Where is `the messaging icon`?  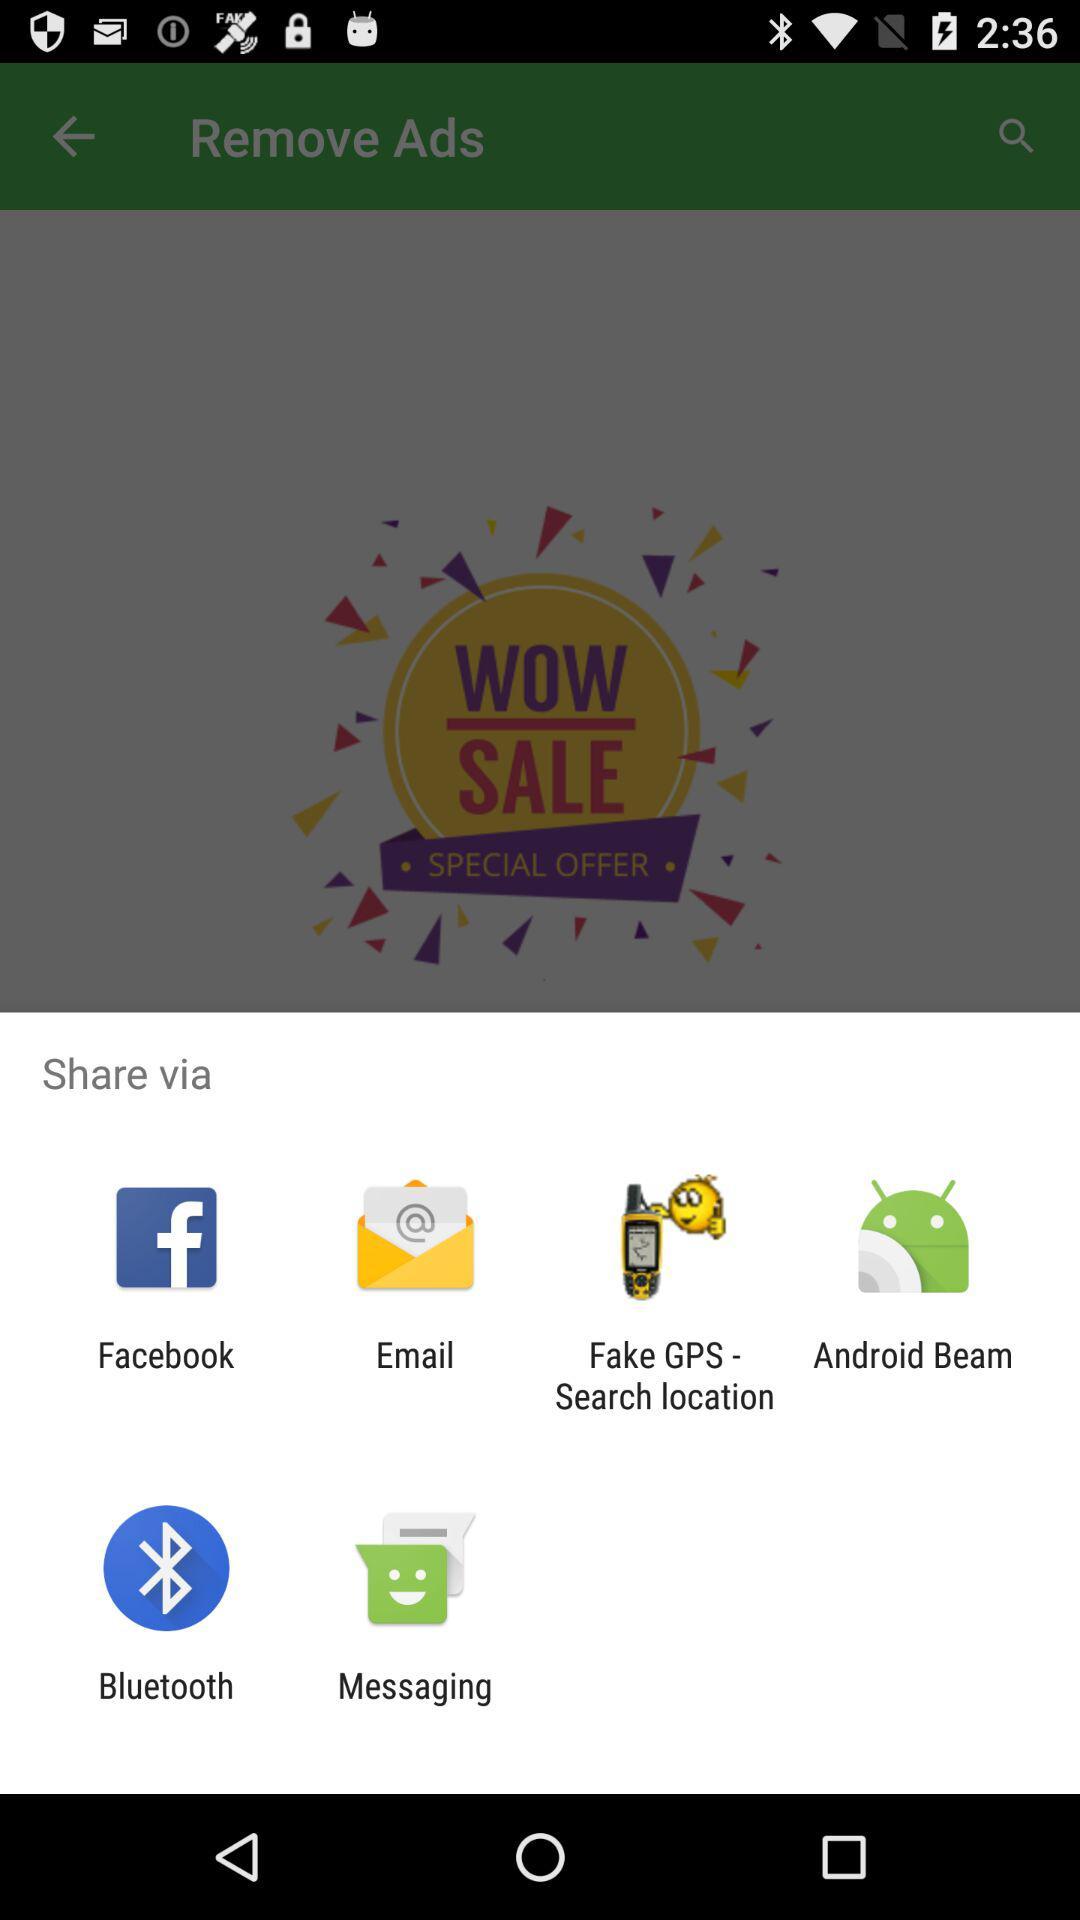 the messaging icon is located at coordinates (414, 1705).